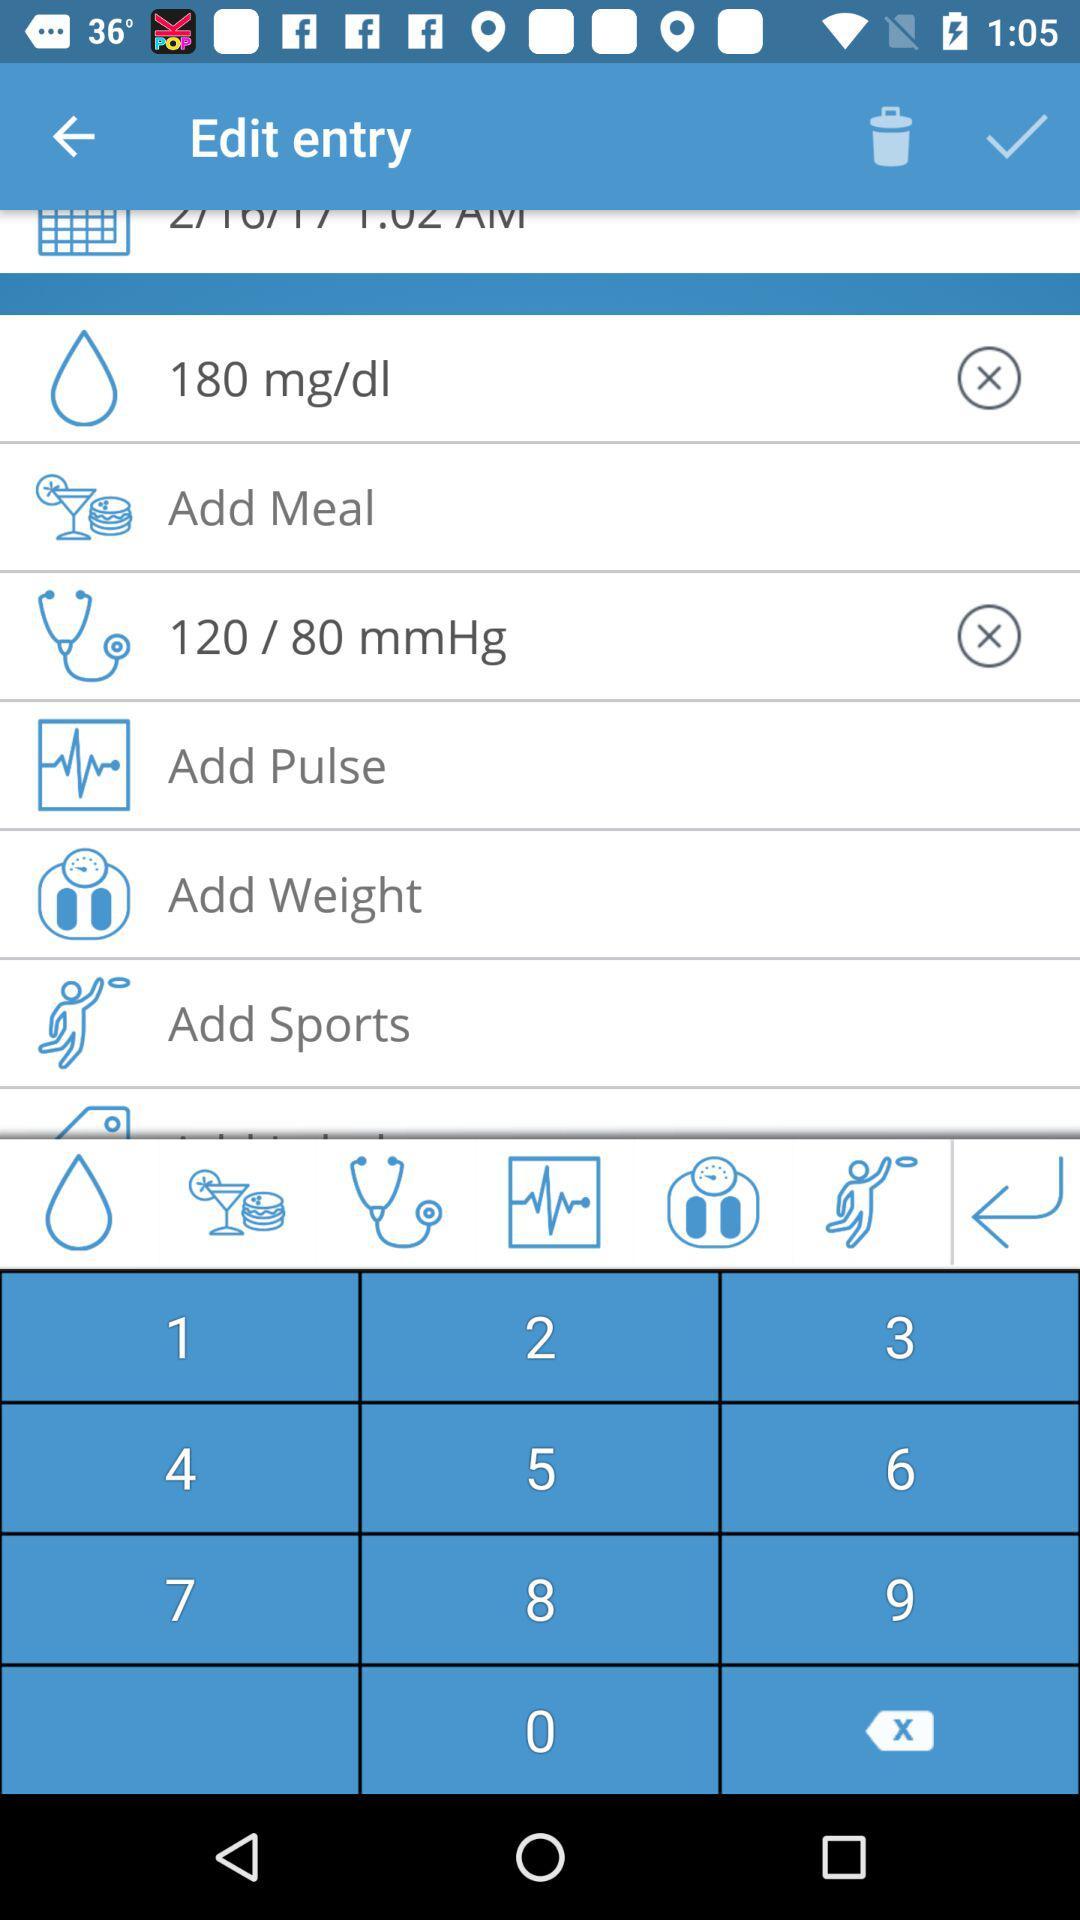  What do you see at coordinates (987, 378) in the screenshot?
I see `the close icon` at bounding box center [987, 378].